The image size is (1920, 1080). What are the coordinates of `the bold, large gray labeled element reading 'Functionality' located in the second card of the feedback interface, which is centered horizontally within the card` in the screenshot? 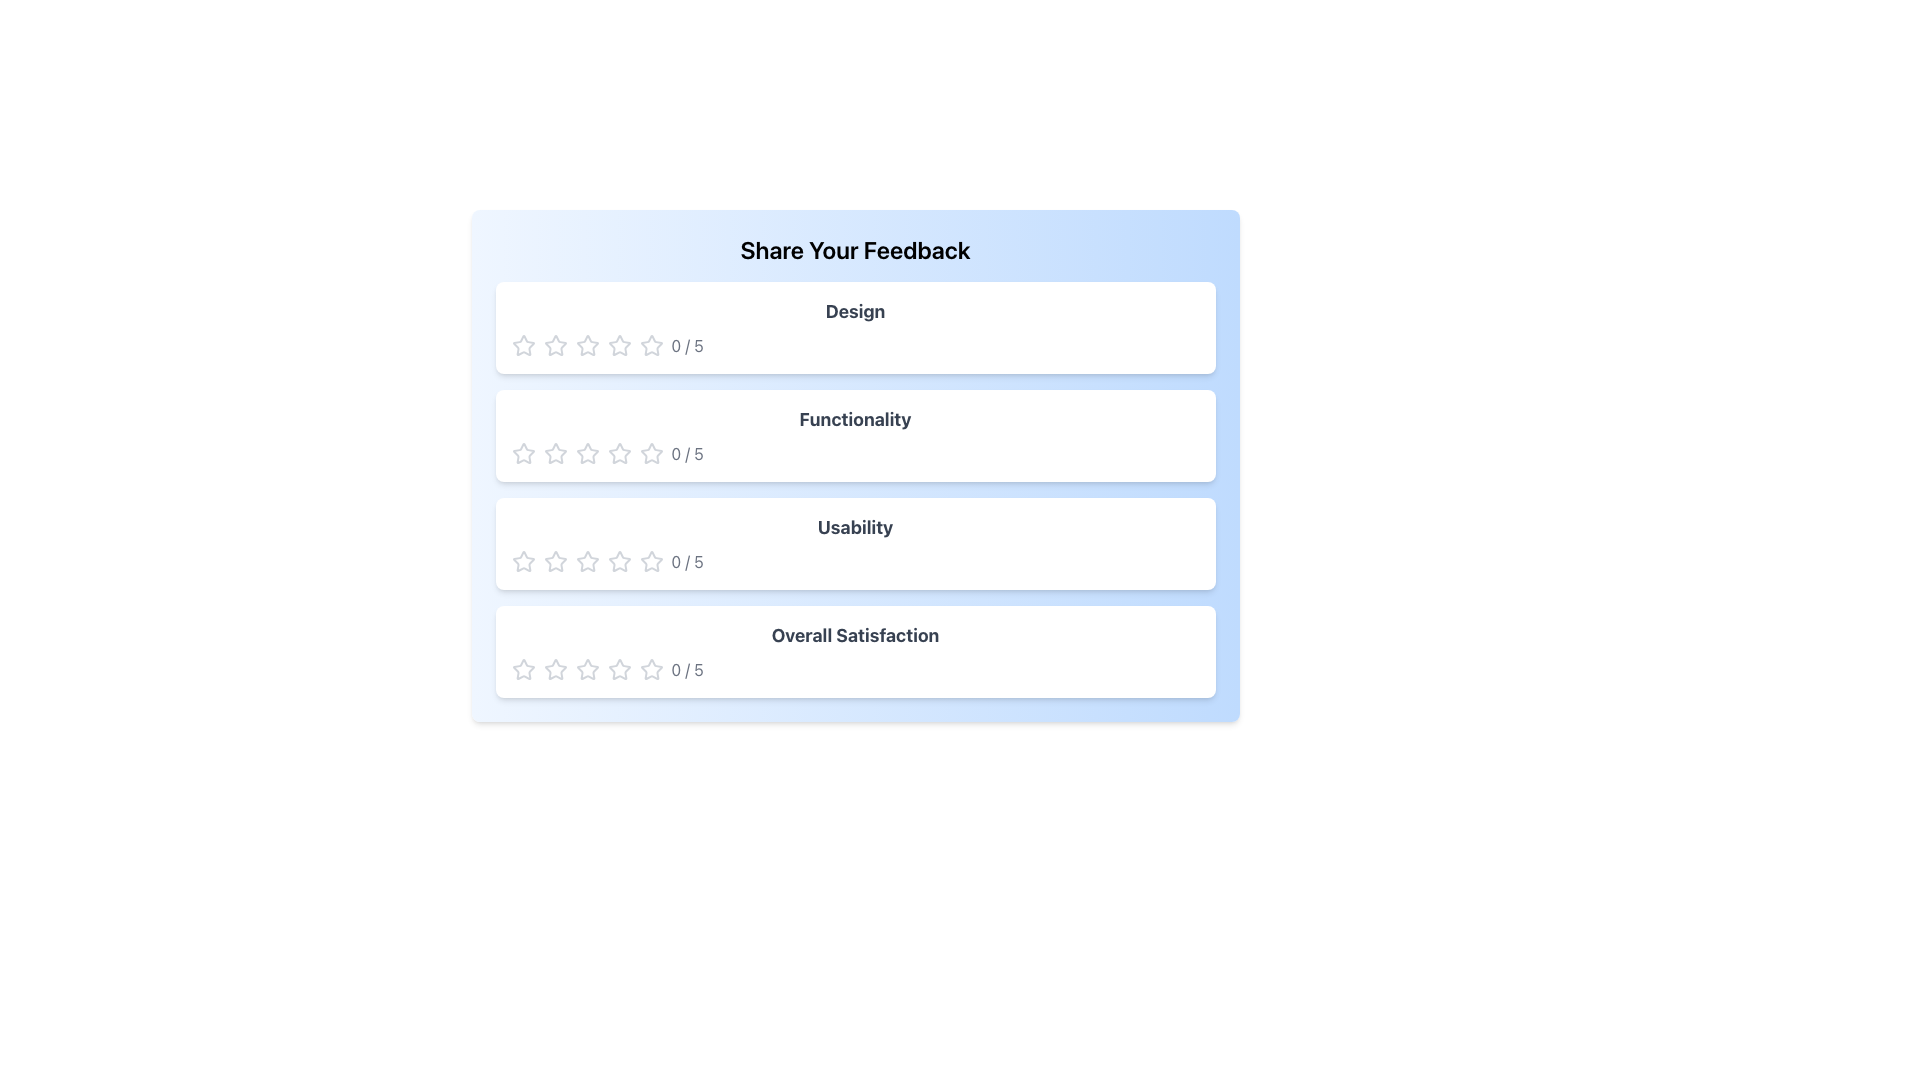 It's located at (855, 419).